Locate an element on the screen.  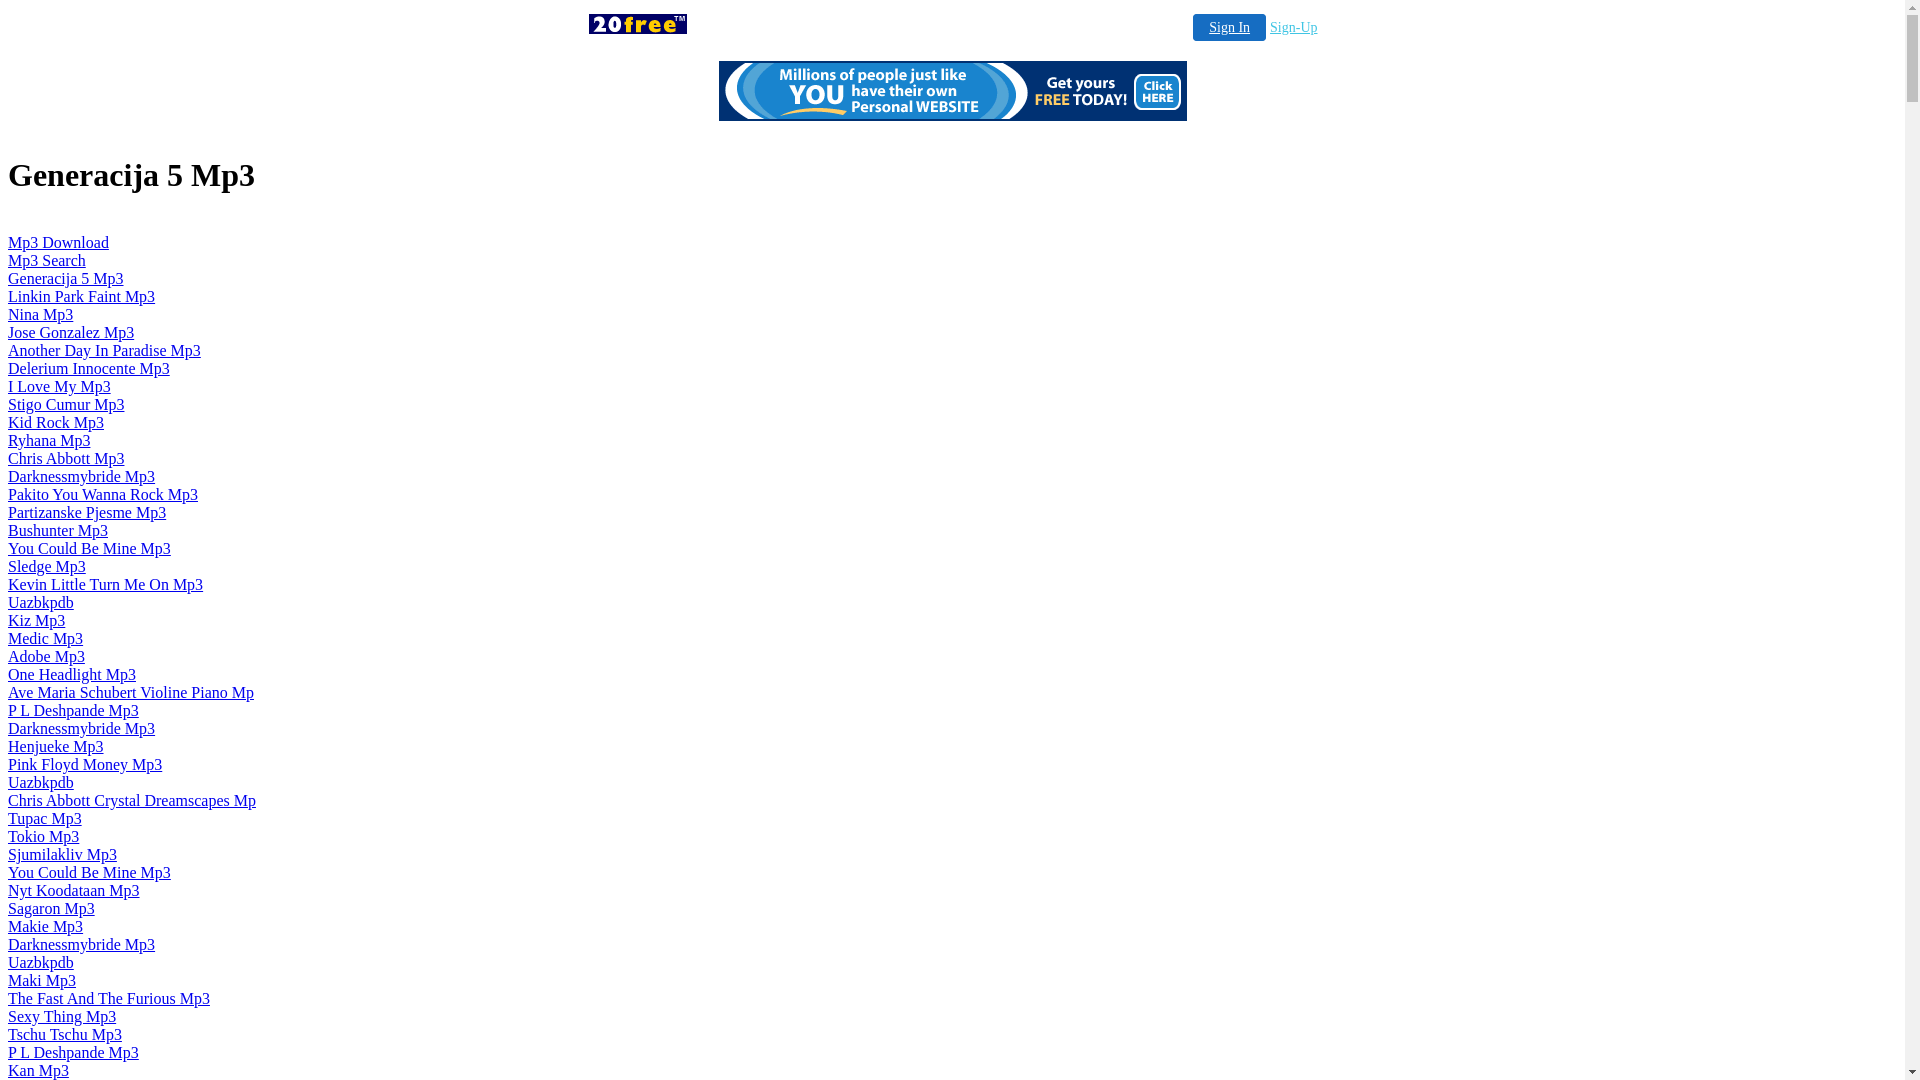
'Ave Maria Schubert Violine Piano Mp' is located at coordinates (129, 691).